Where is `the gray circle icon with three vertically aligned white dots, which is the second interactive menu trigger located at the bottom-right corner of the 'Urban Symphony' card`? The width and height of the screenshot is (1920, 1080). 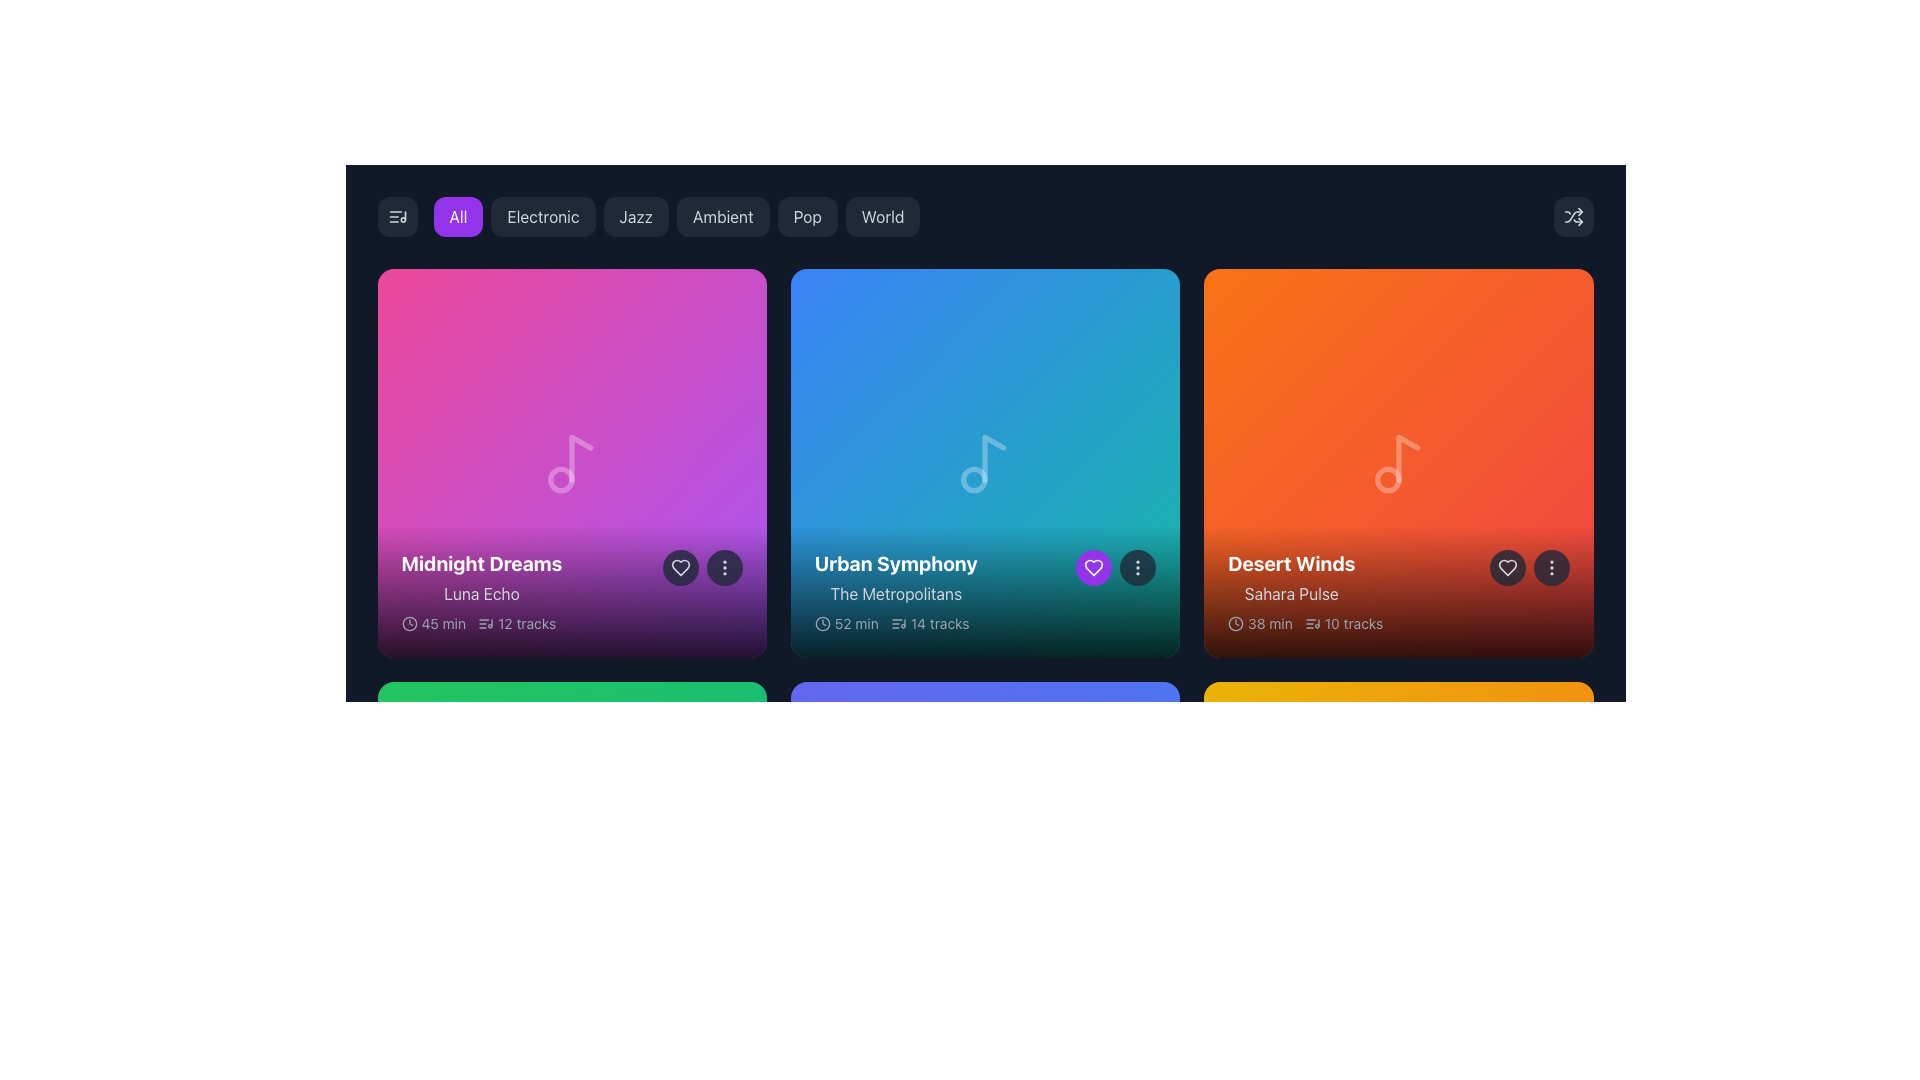 the gray circle icon with three vertically aligned white dots, which is the second interactive menu trigger located at the bottom-right corner of the 'Urban Symphony' card is located at coordinates (1115, 568).